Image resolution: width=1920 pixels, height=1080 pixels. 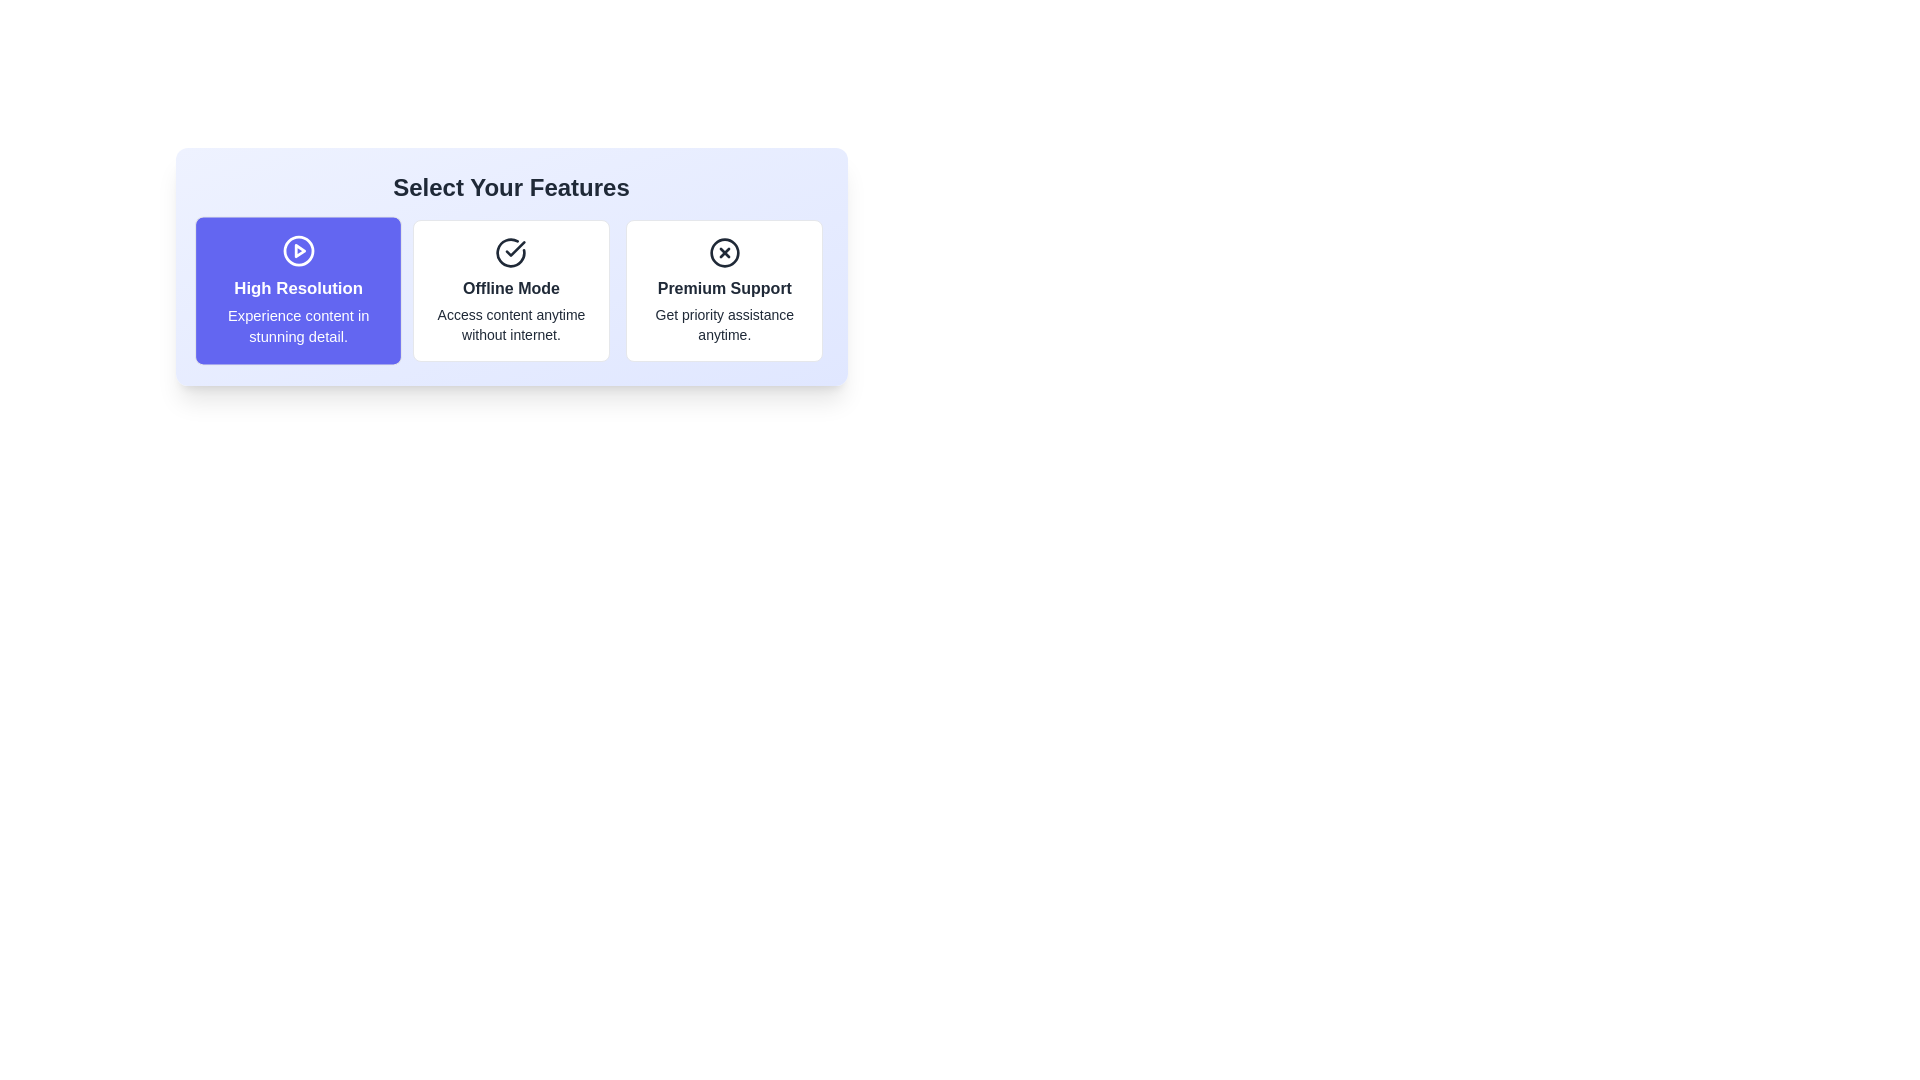 I want to click on the icon that serves as a visual indicator or button for closing, rejecting, or deselecting an option, located above the text 'Premium Support' within the third card, so click(x=723, y=252).